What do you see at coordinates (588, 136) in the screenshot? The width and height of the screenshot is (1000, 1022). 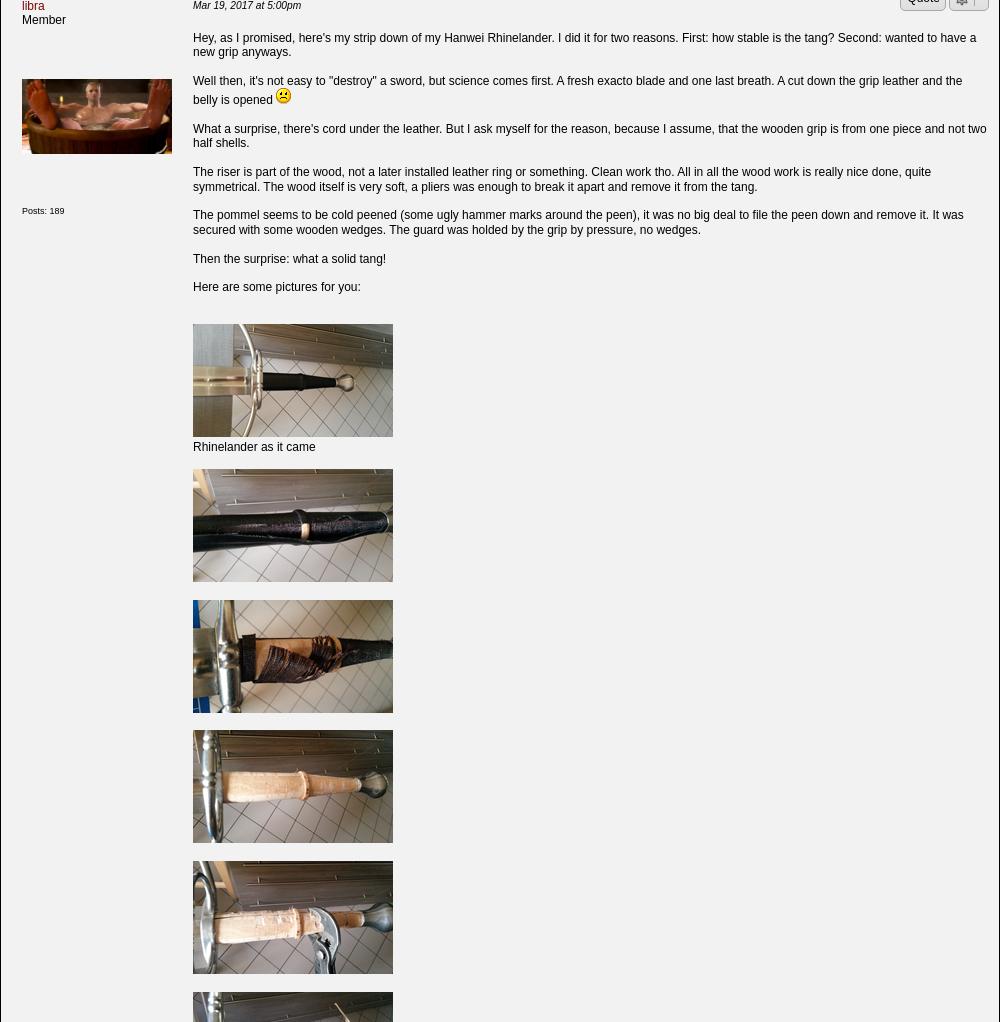 I see `'What a surprise, there's cord under the leather. But I ask myself for the reason, because I assume, that the wooden grip is from one piece and not two half shells.'` at bounding box center [588, 136].